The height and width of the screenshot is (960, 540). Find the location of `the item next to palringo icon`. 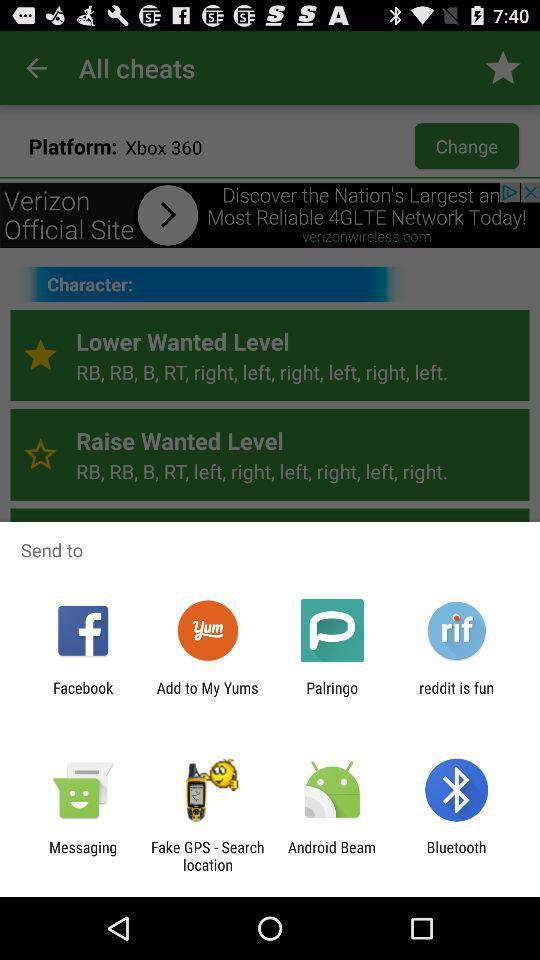

the item next to palringo icon is located at coordinates (456, 696).